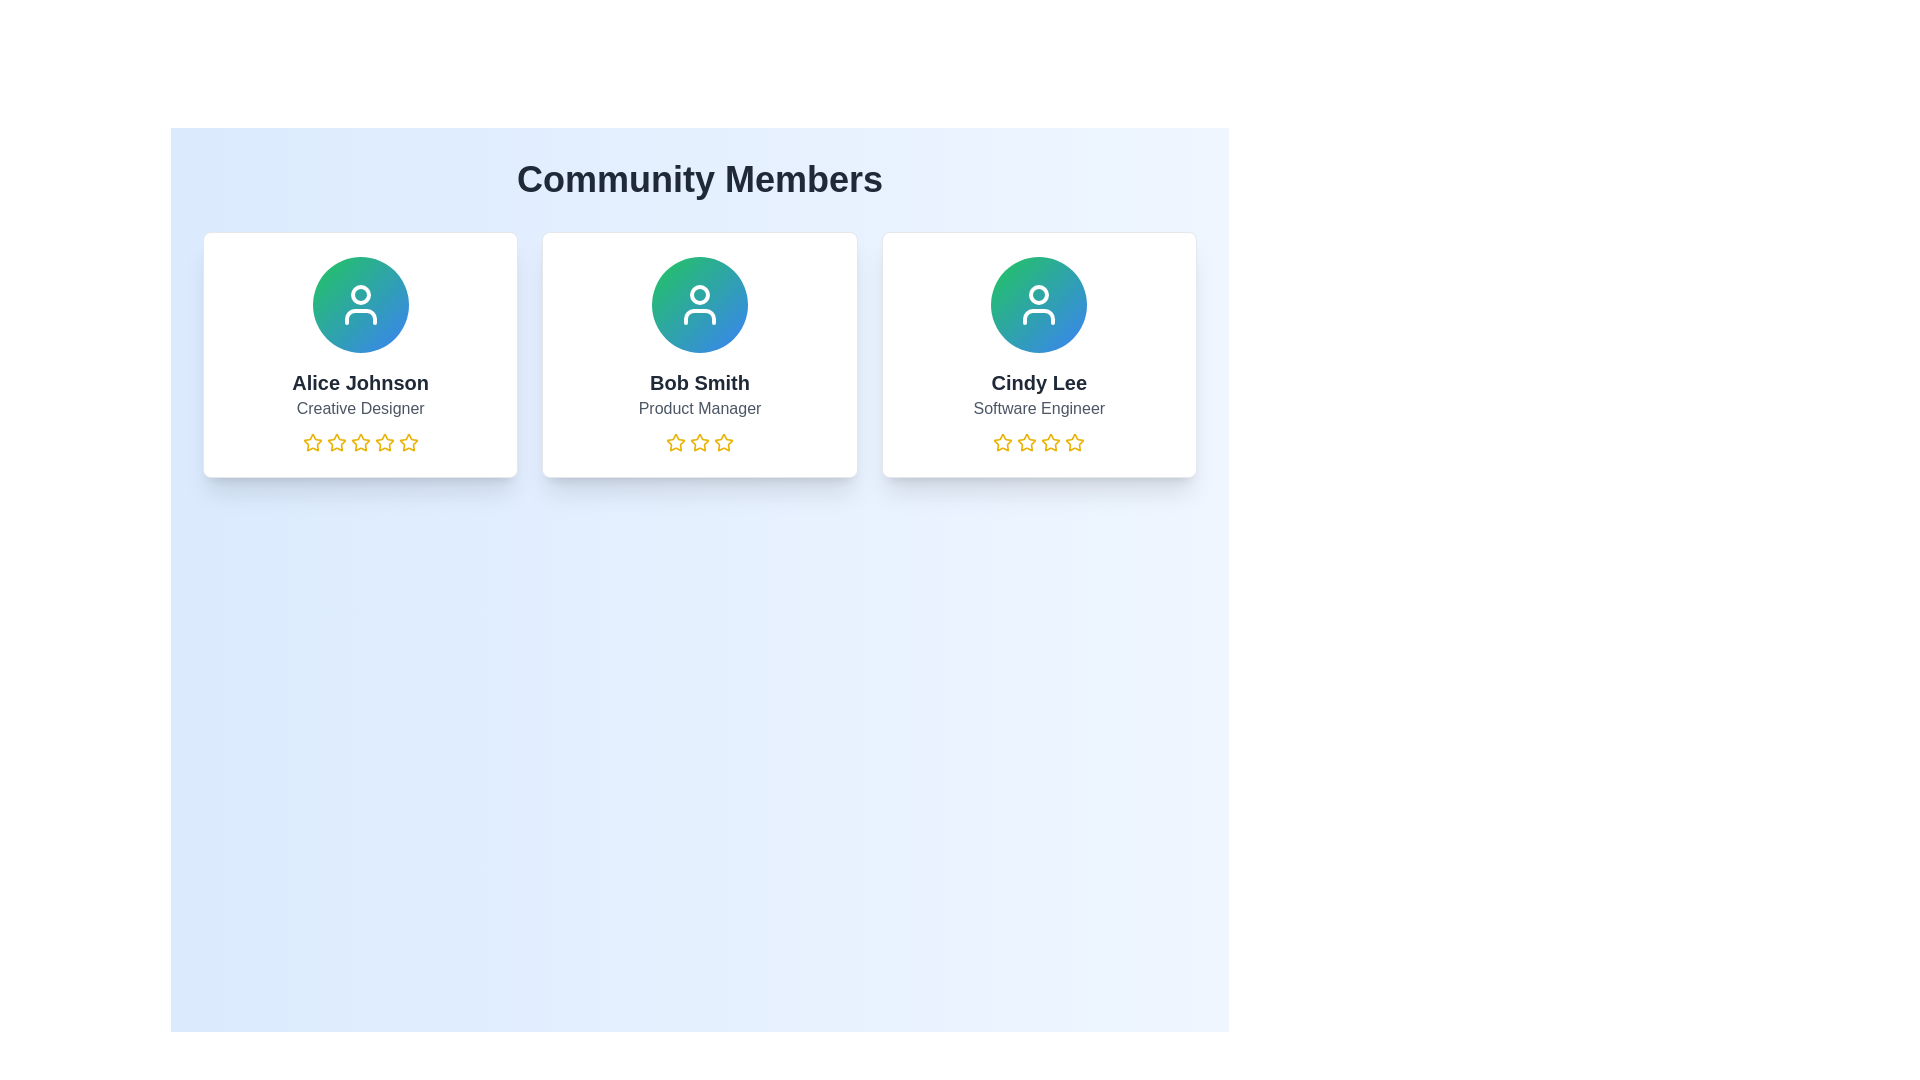 This screenshot has height=1080, width=1920. I want to click on the icon featuring a gradient outline of a person, located at the top center of the 'Bob Smith - Product Manager' card, so click(700, 304).